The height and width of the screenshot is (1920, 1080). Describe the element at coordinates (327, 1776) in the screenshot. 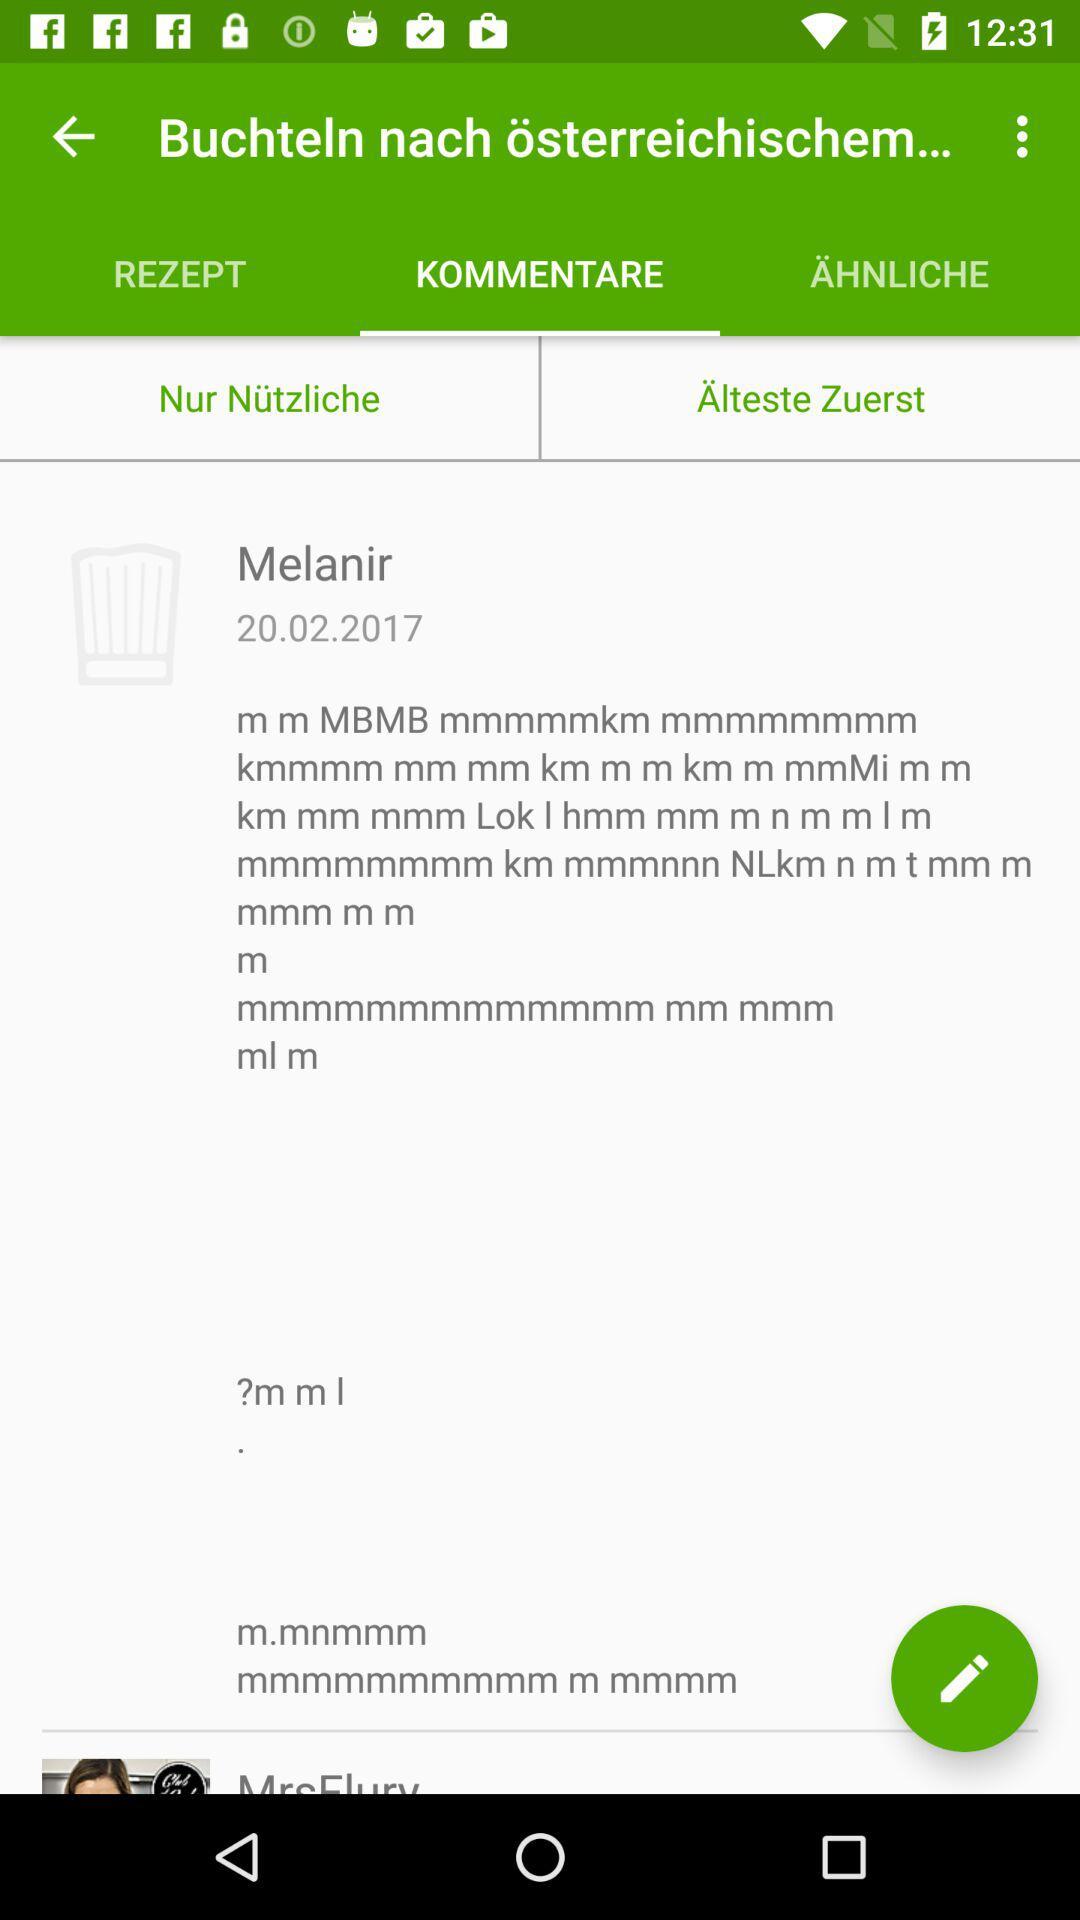

I see `icon below m m mbmb icon` at that location.